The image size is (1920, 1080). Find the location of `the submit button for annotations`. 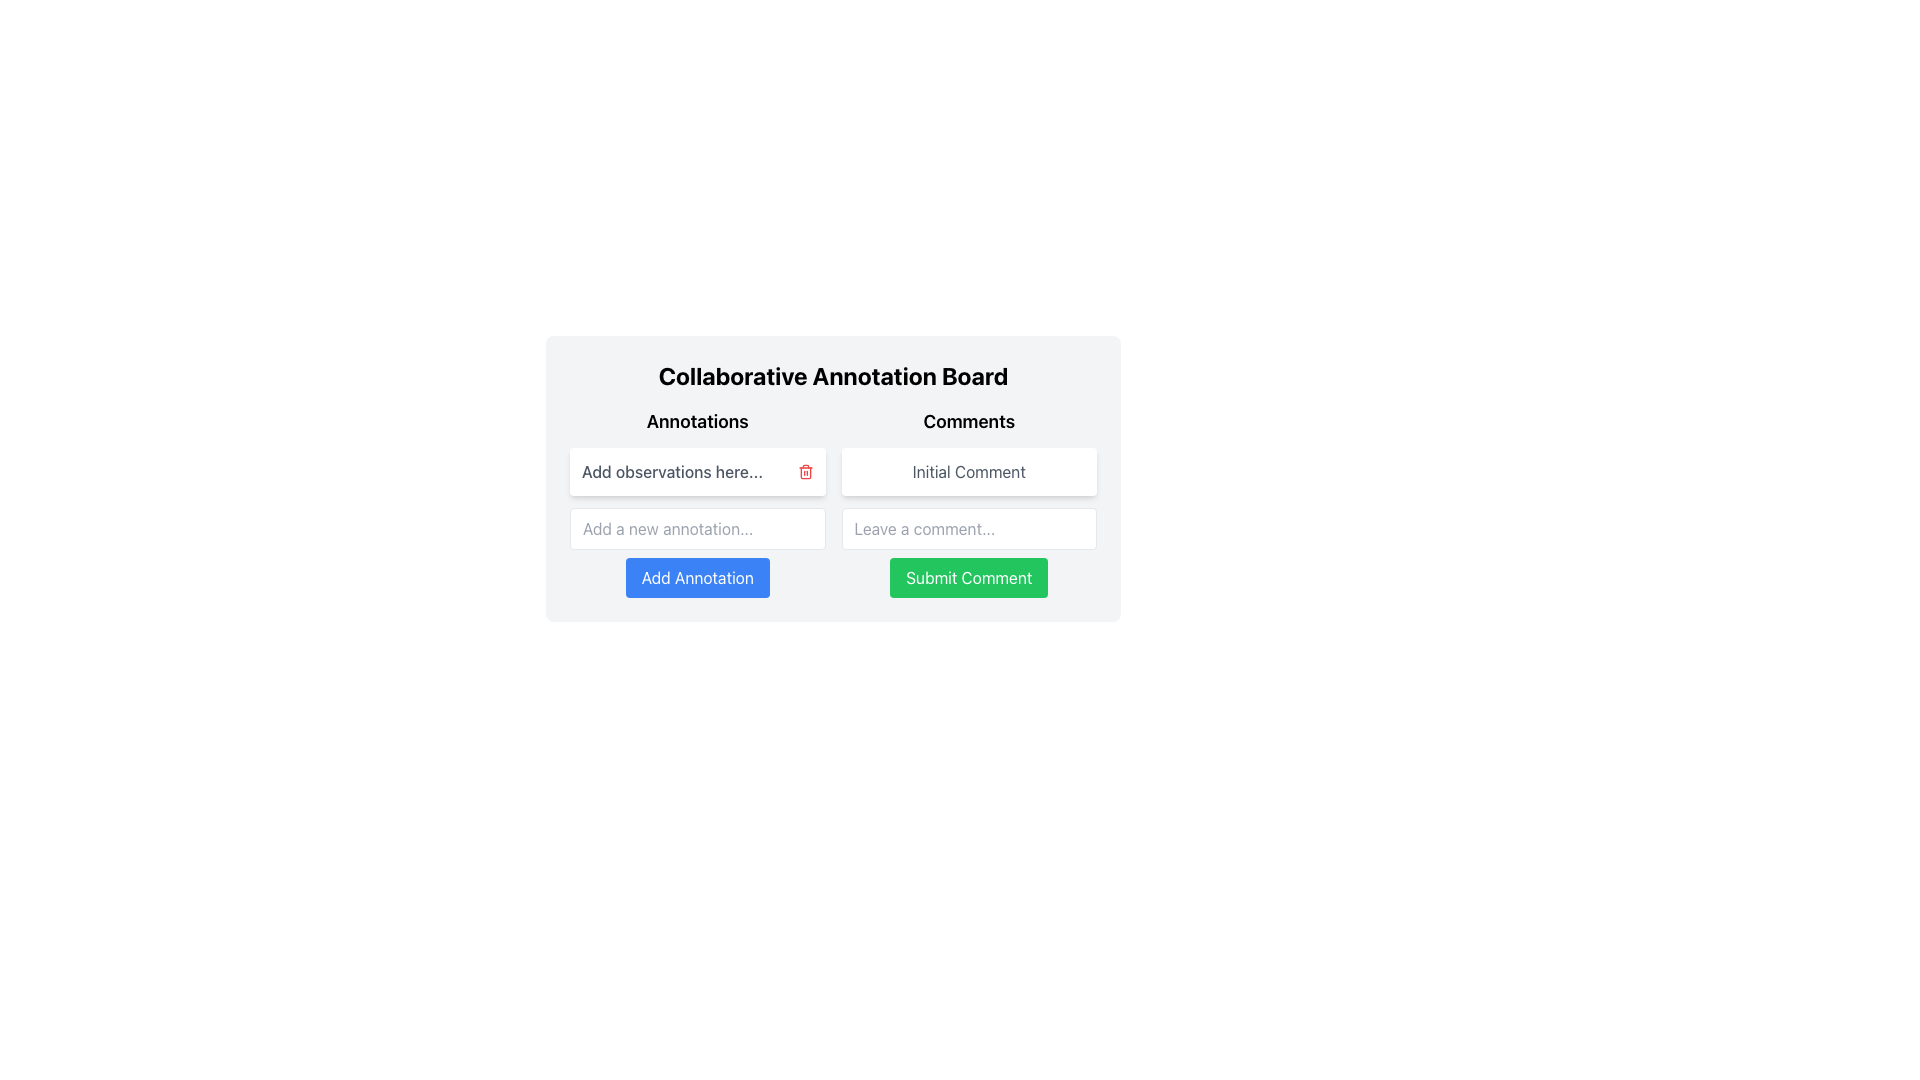

the submit button for annotations is located at coordinates (697, 552).